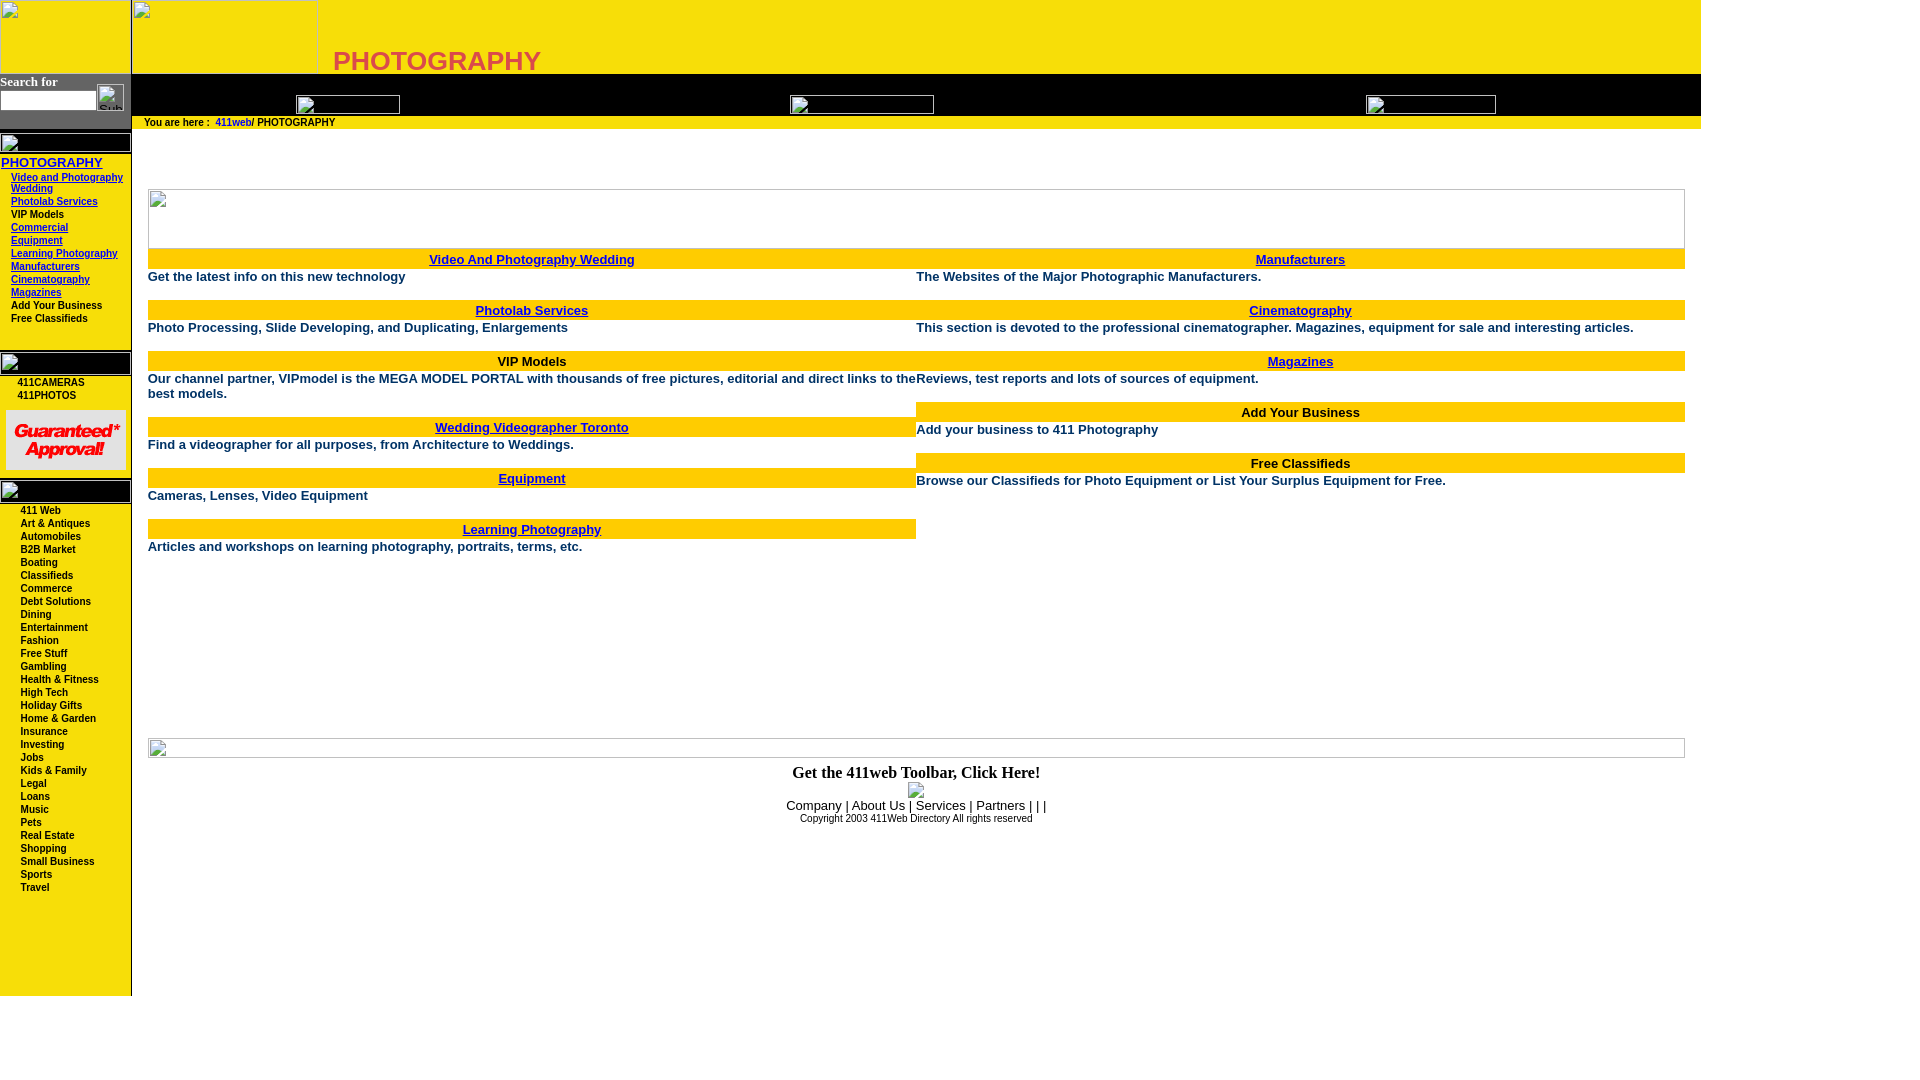 This screenshot has width=1920, height=1080. Describe the element at coordinates (1300, 360) in the screenshot. I see `'Magazines'` at that location.